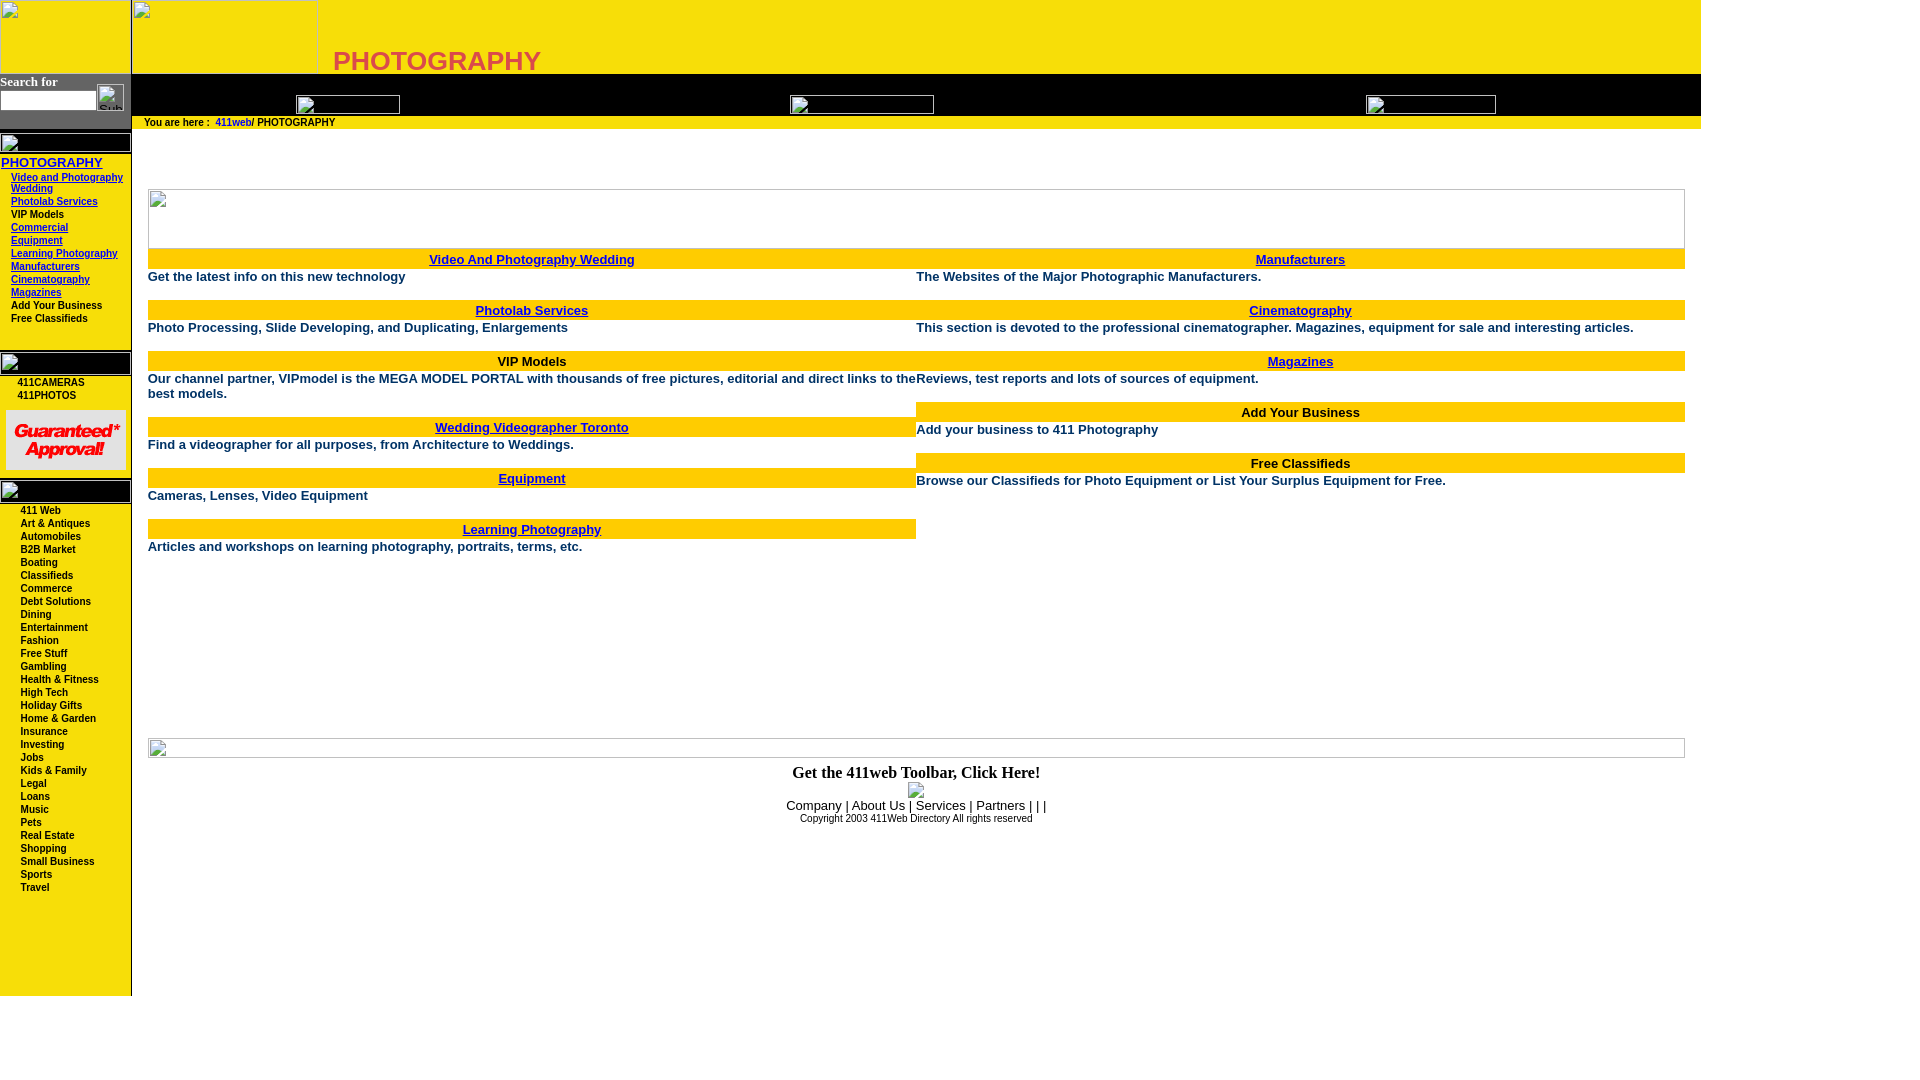 This screenshot has width=1920, height=1080. Describe the element at coordinates (1300, 360) in the screenshot. I see `'Magazines'` at that location.